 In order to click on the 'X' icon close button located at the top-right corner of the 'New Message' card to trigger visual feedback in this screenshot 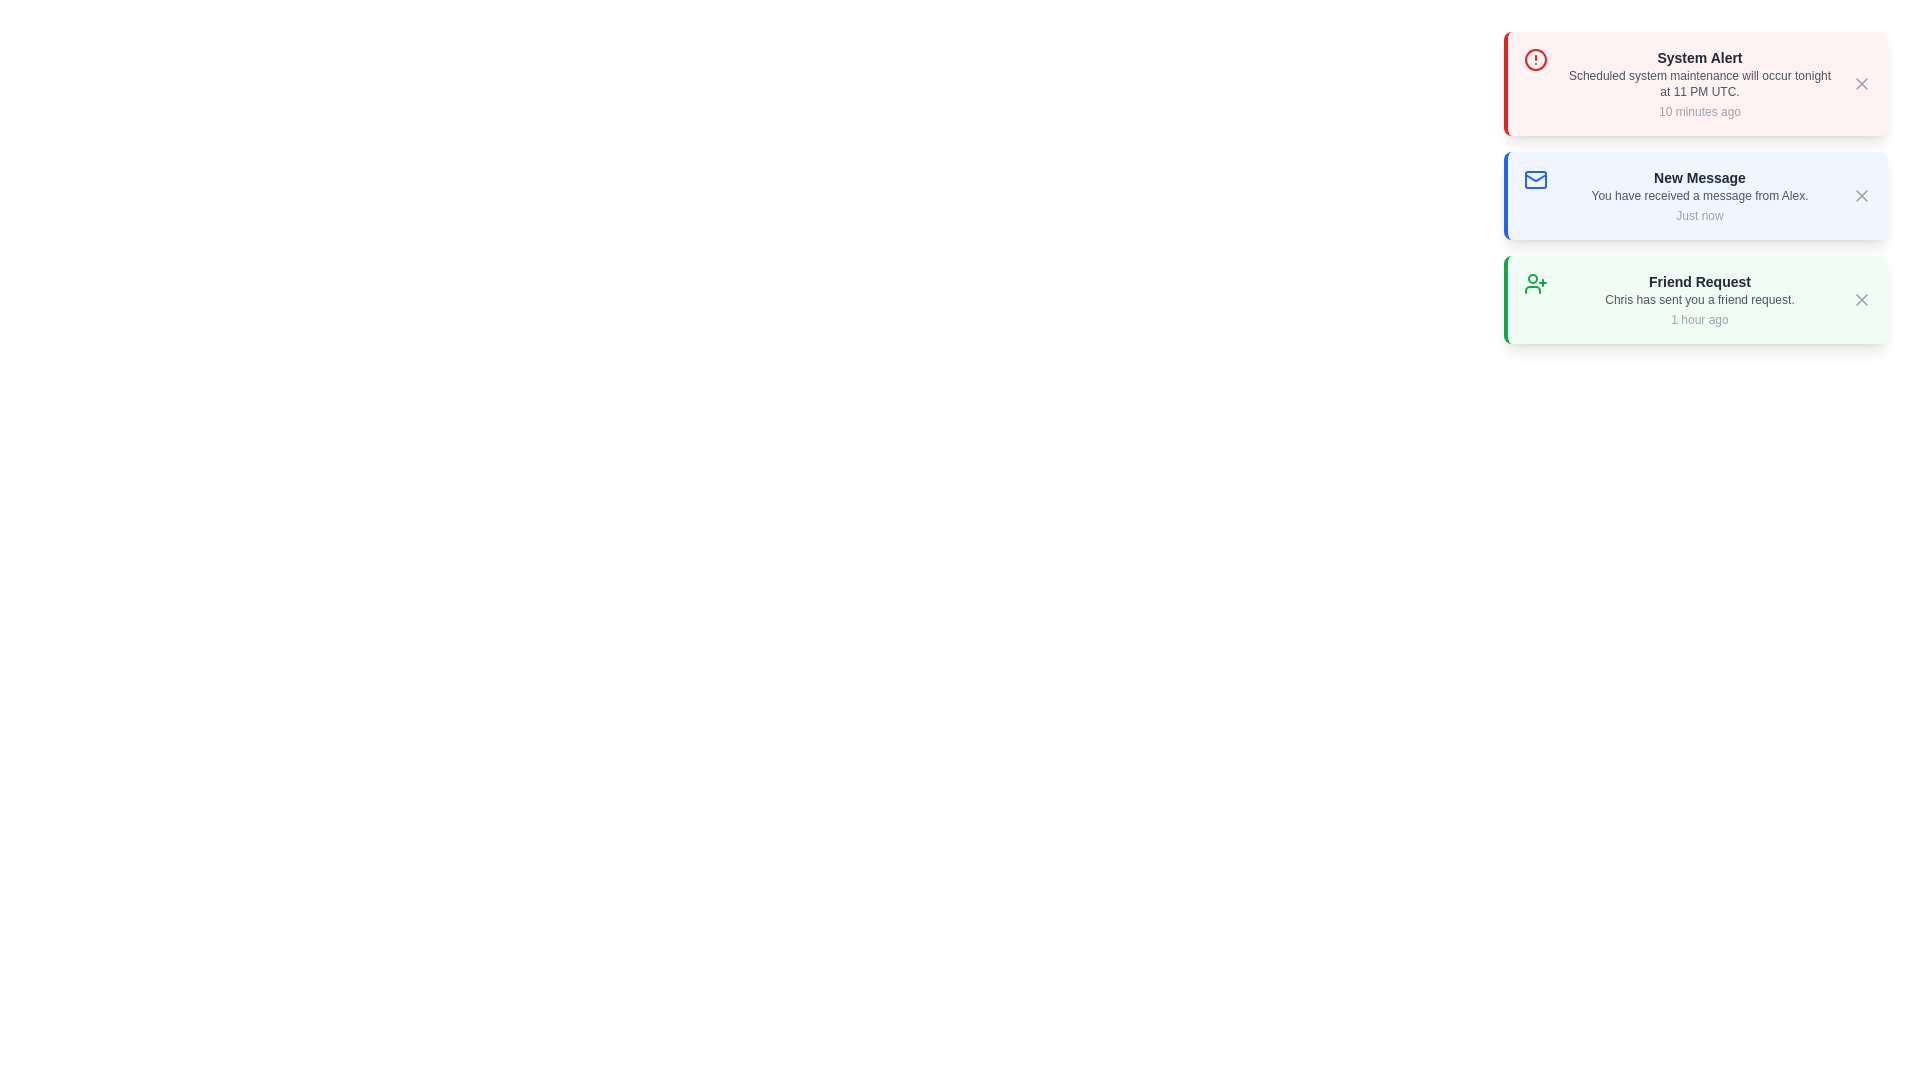, I will do `click(1861, 196)`.